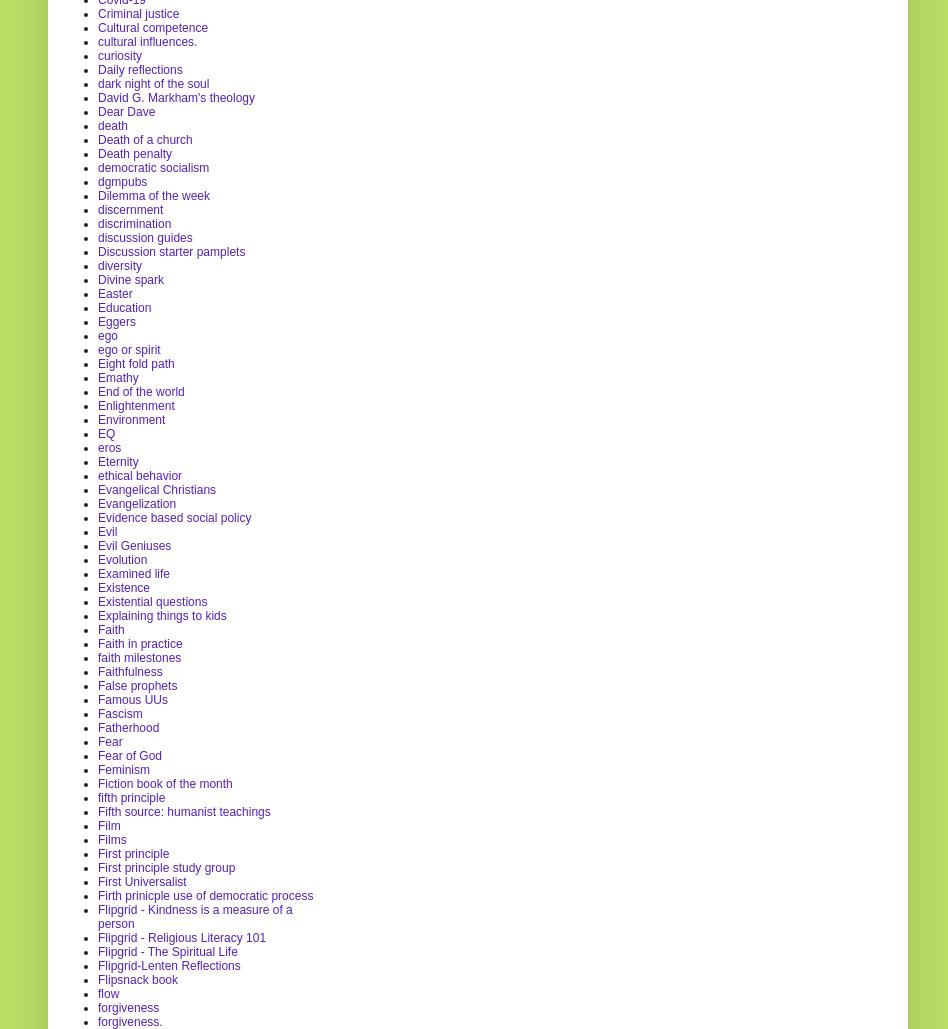 The image size is (948, 1029). What do you see at coordinates (164, 782) in the screenshot?
I see `'Fiction book of the month'` at bounding box center [164, 782].